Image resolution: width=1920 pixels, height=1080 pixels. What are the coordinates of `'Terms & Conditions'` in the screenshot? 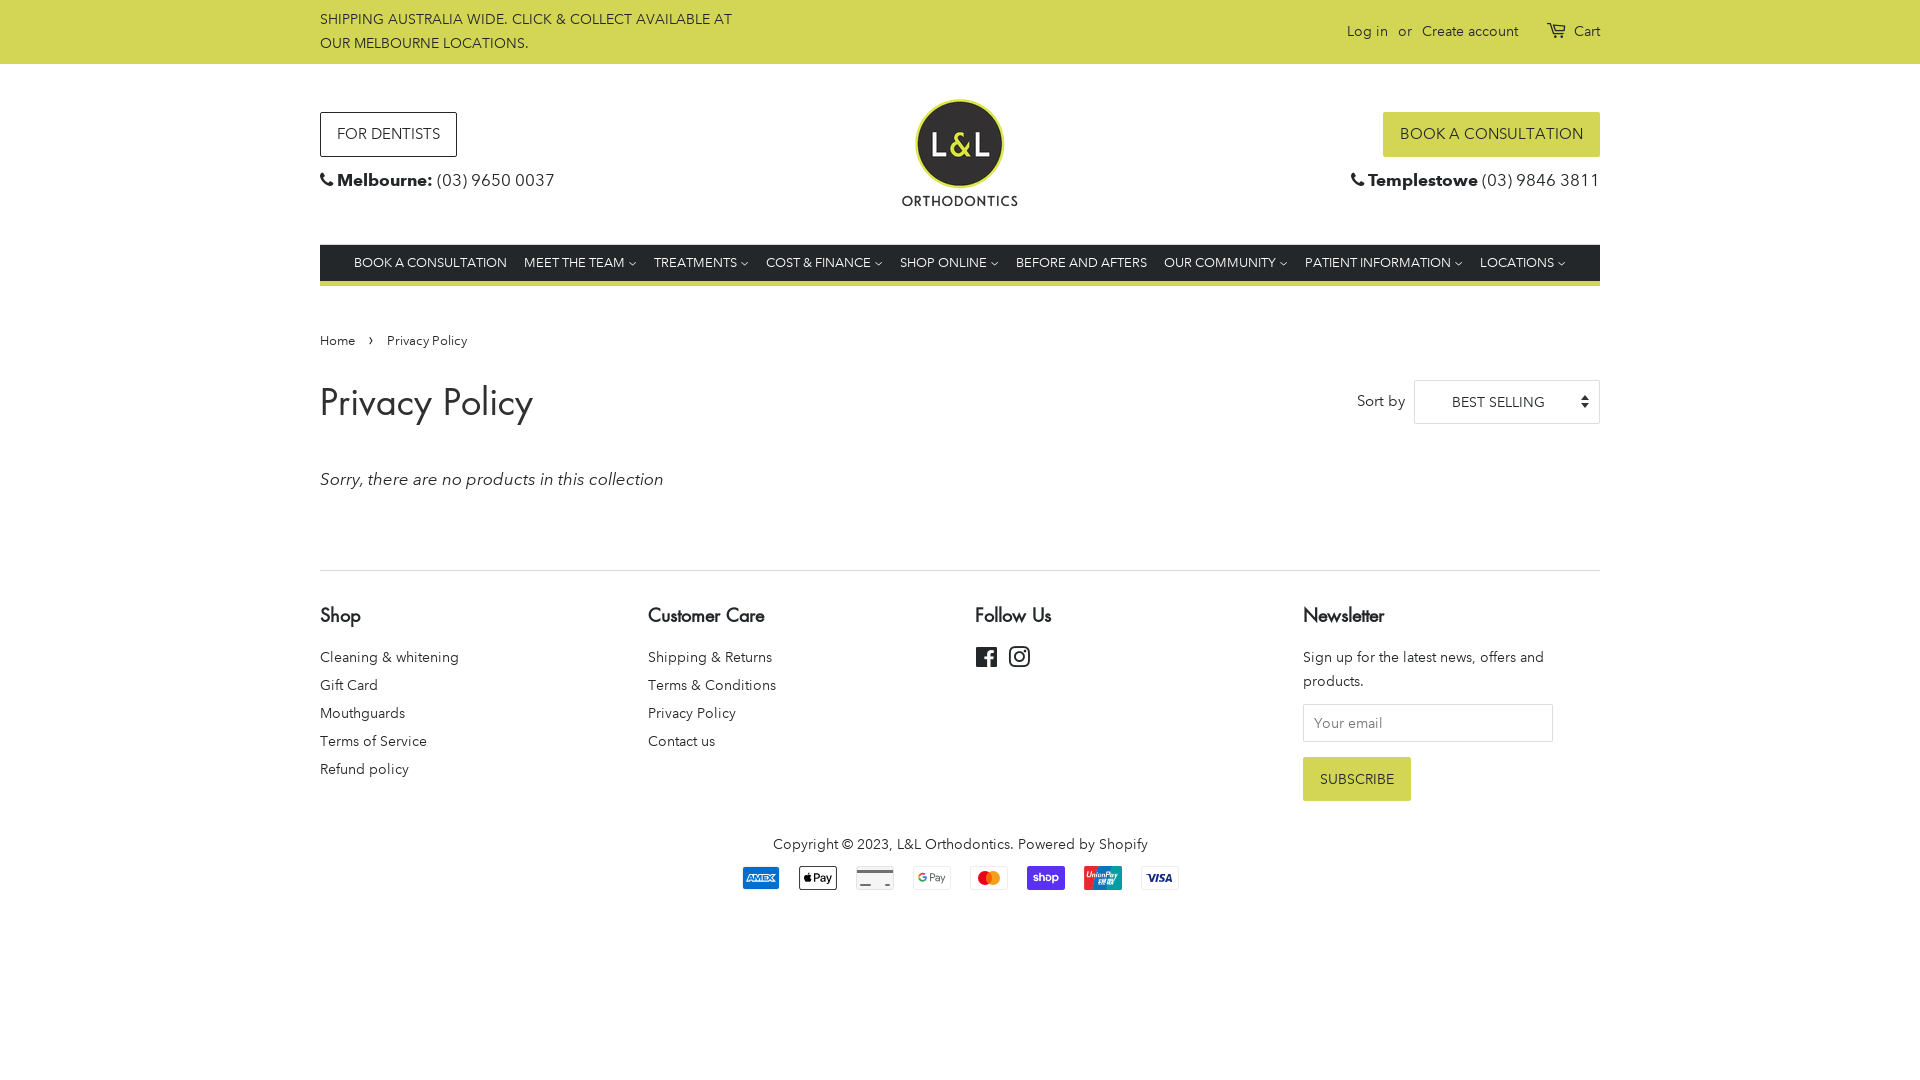 It's located at (711, 684).